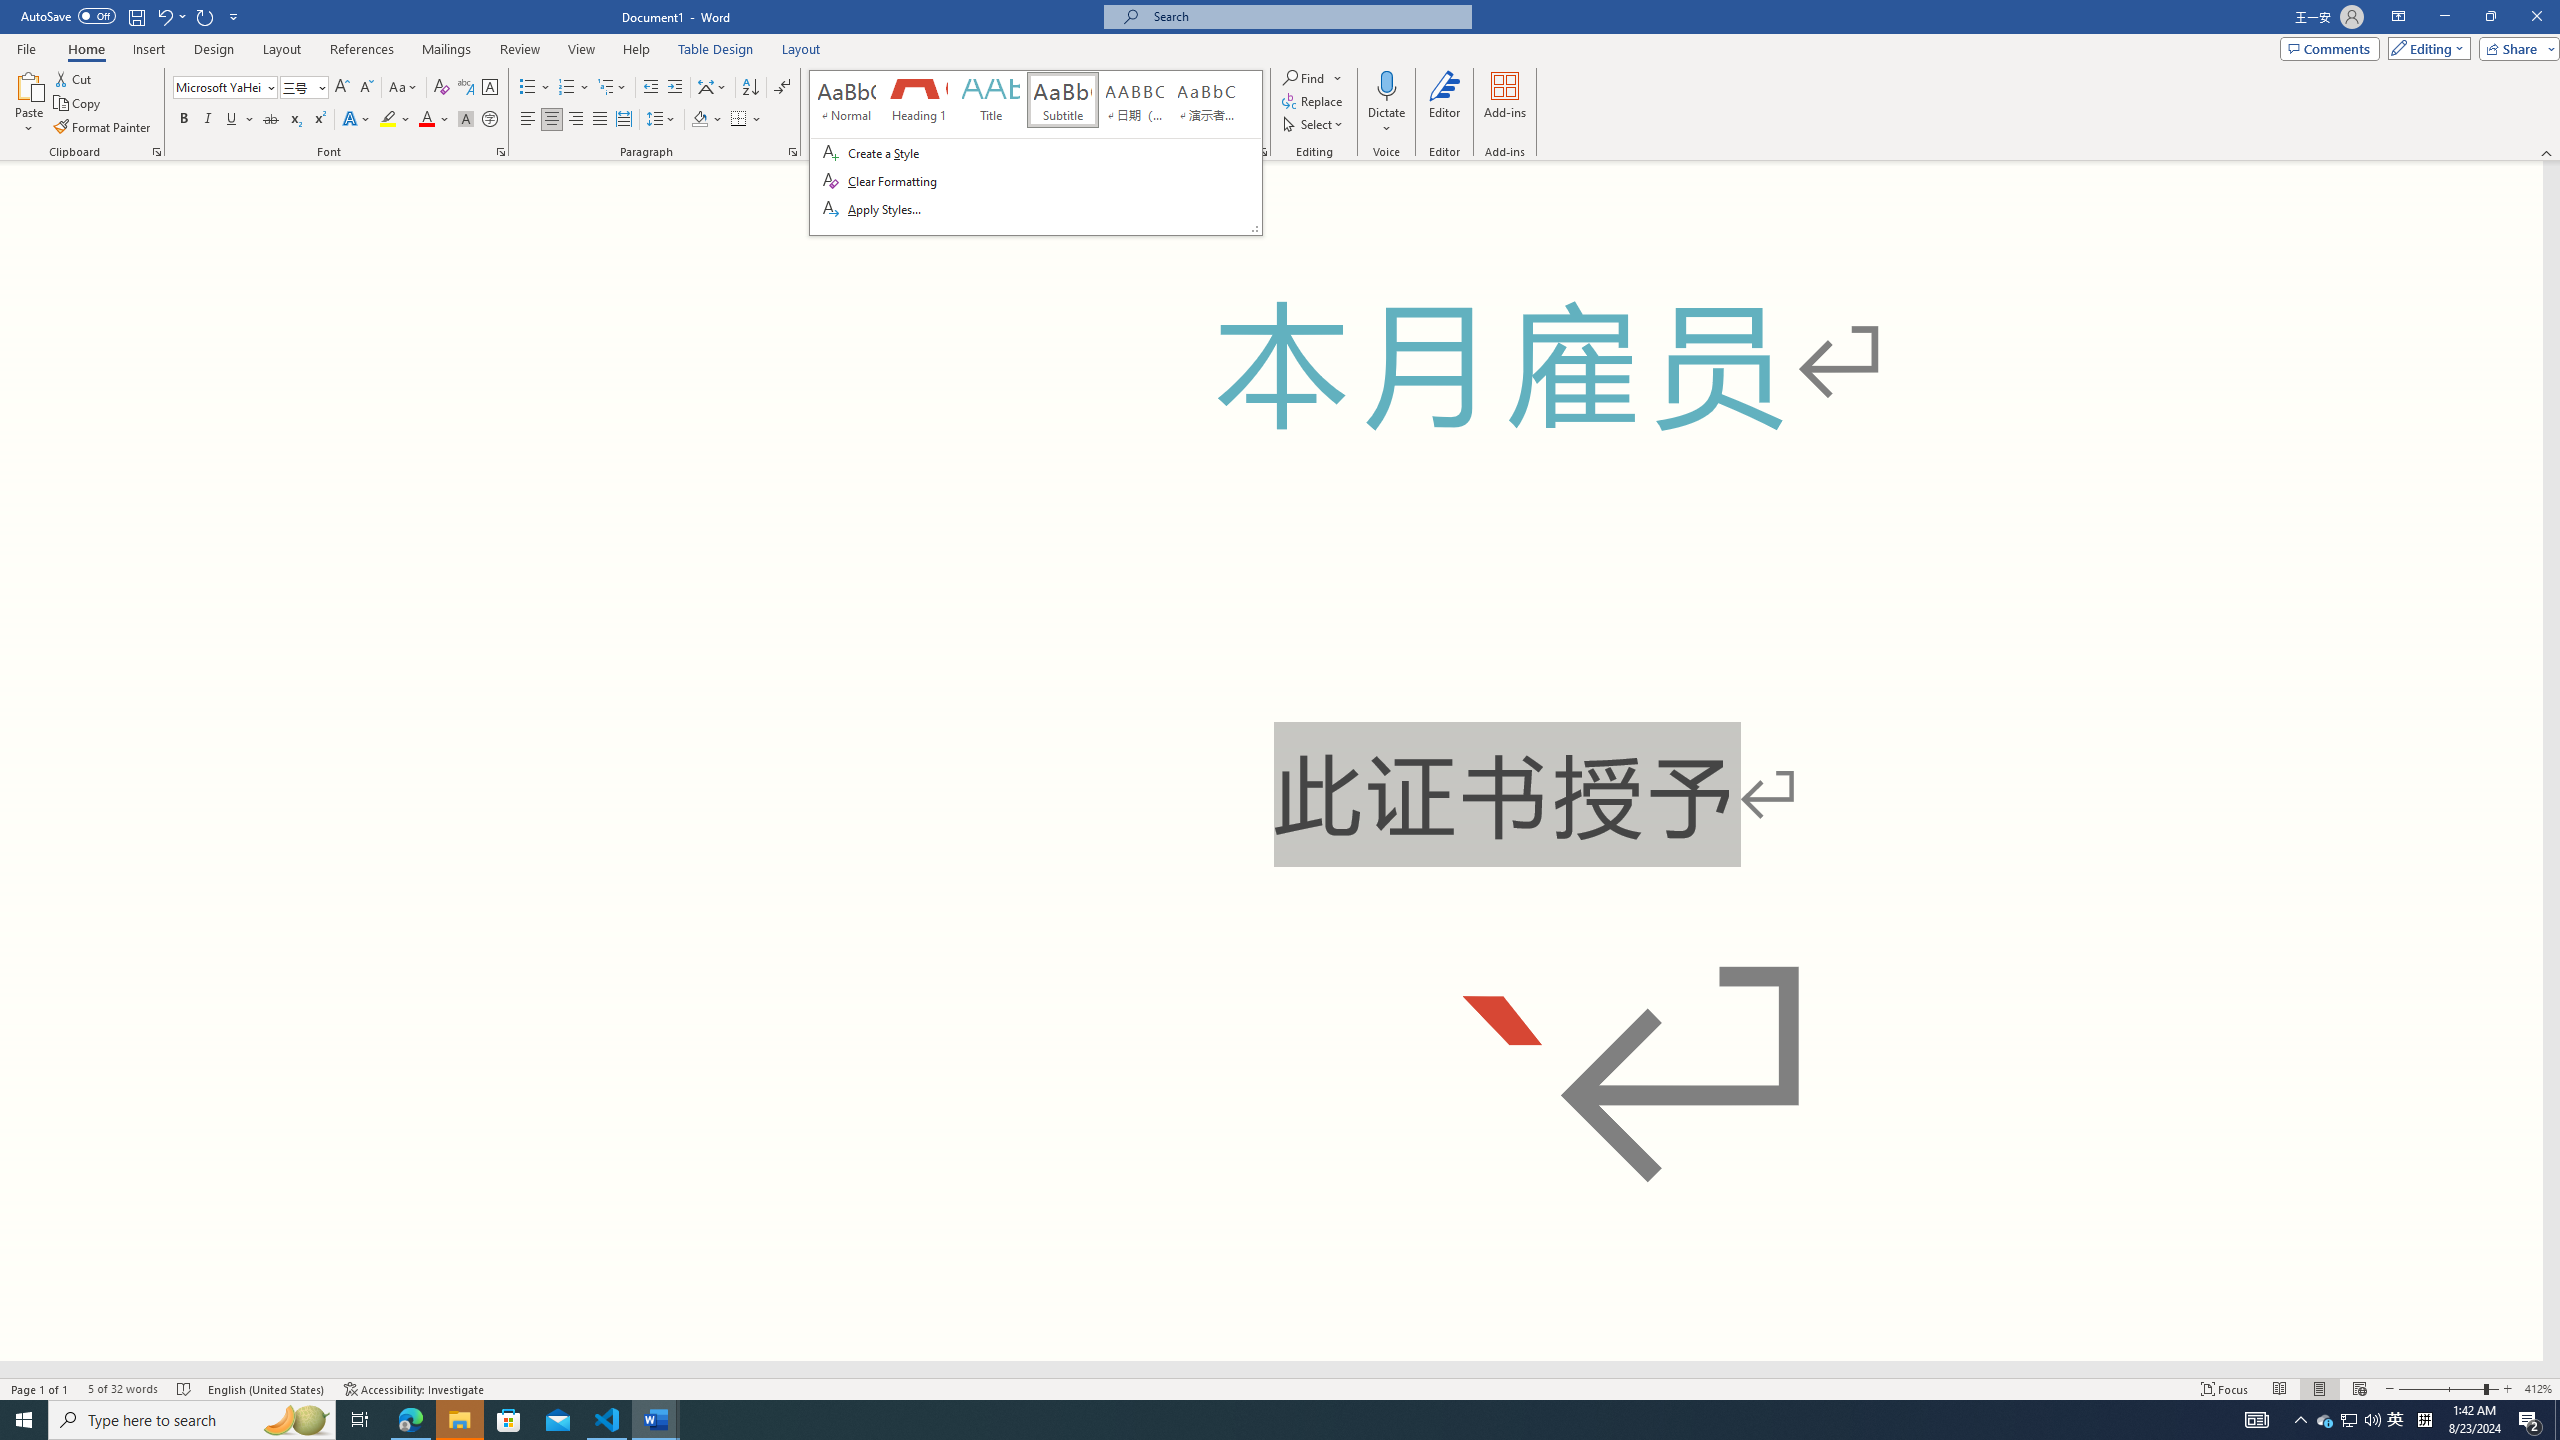  I want to click on 'Word - 2 running windows', so click(656, 1418).